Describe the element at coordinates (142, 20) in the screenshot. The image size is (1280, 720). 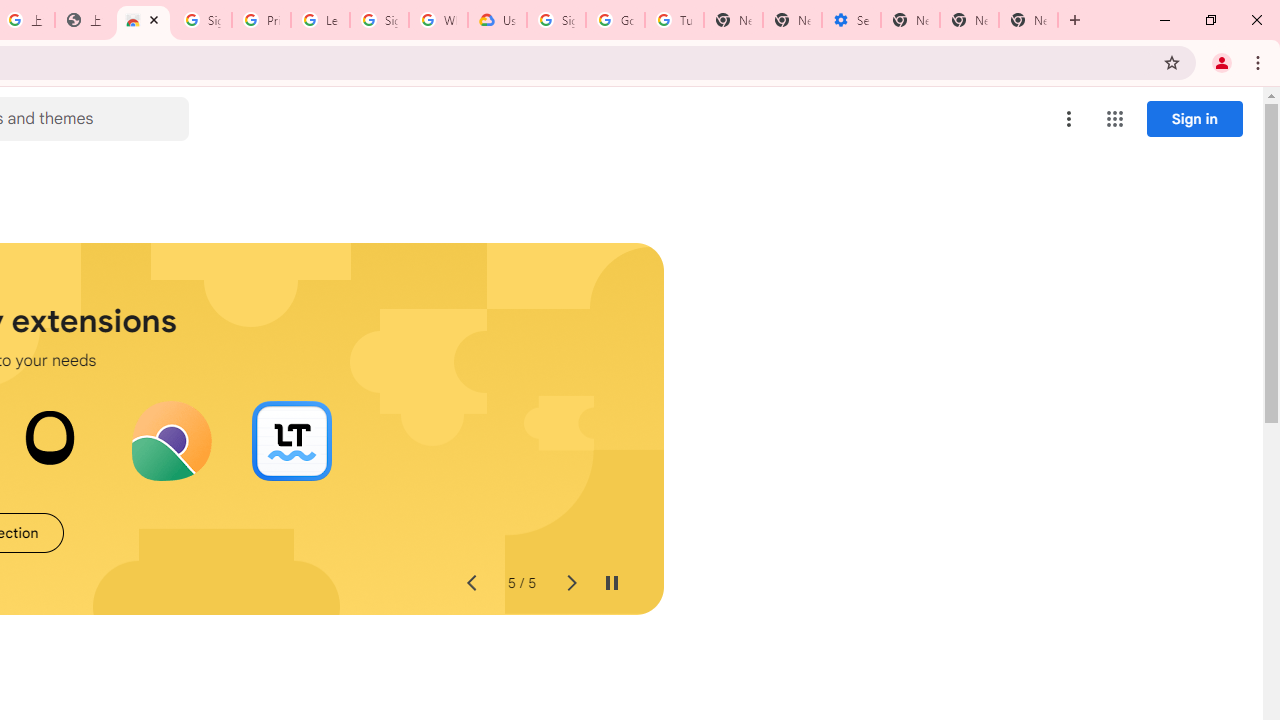
I see `'Chrome Web Store'` at that location.